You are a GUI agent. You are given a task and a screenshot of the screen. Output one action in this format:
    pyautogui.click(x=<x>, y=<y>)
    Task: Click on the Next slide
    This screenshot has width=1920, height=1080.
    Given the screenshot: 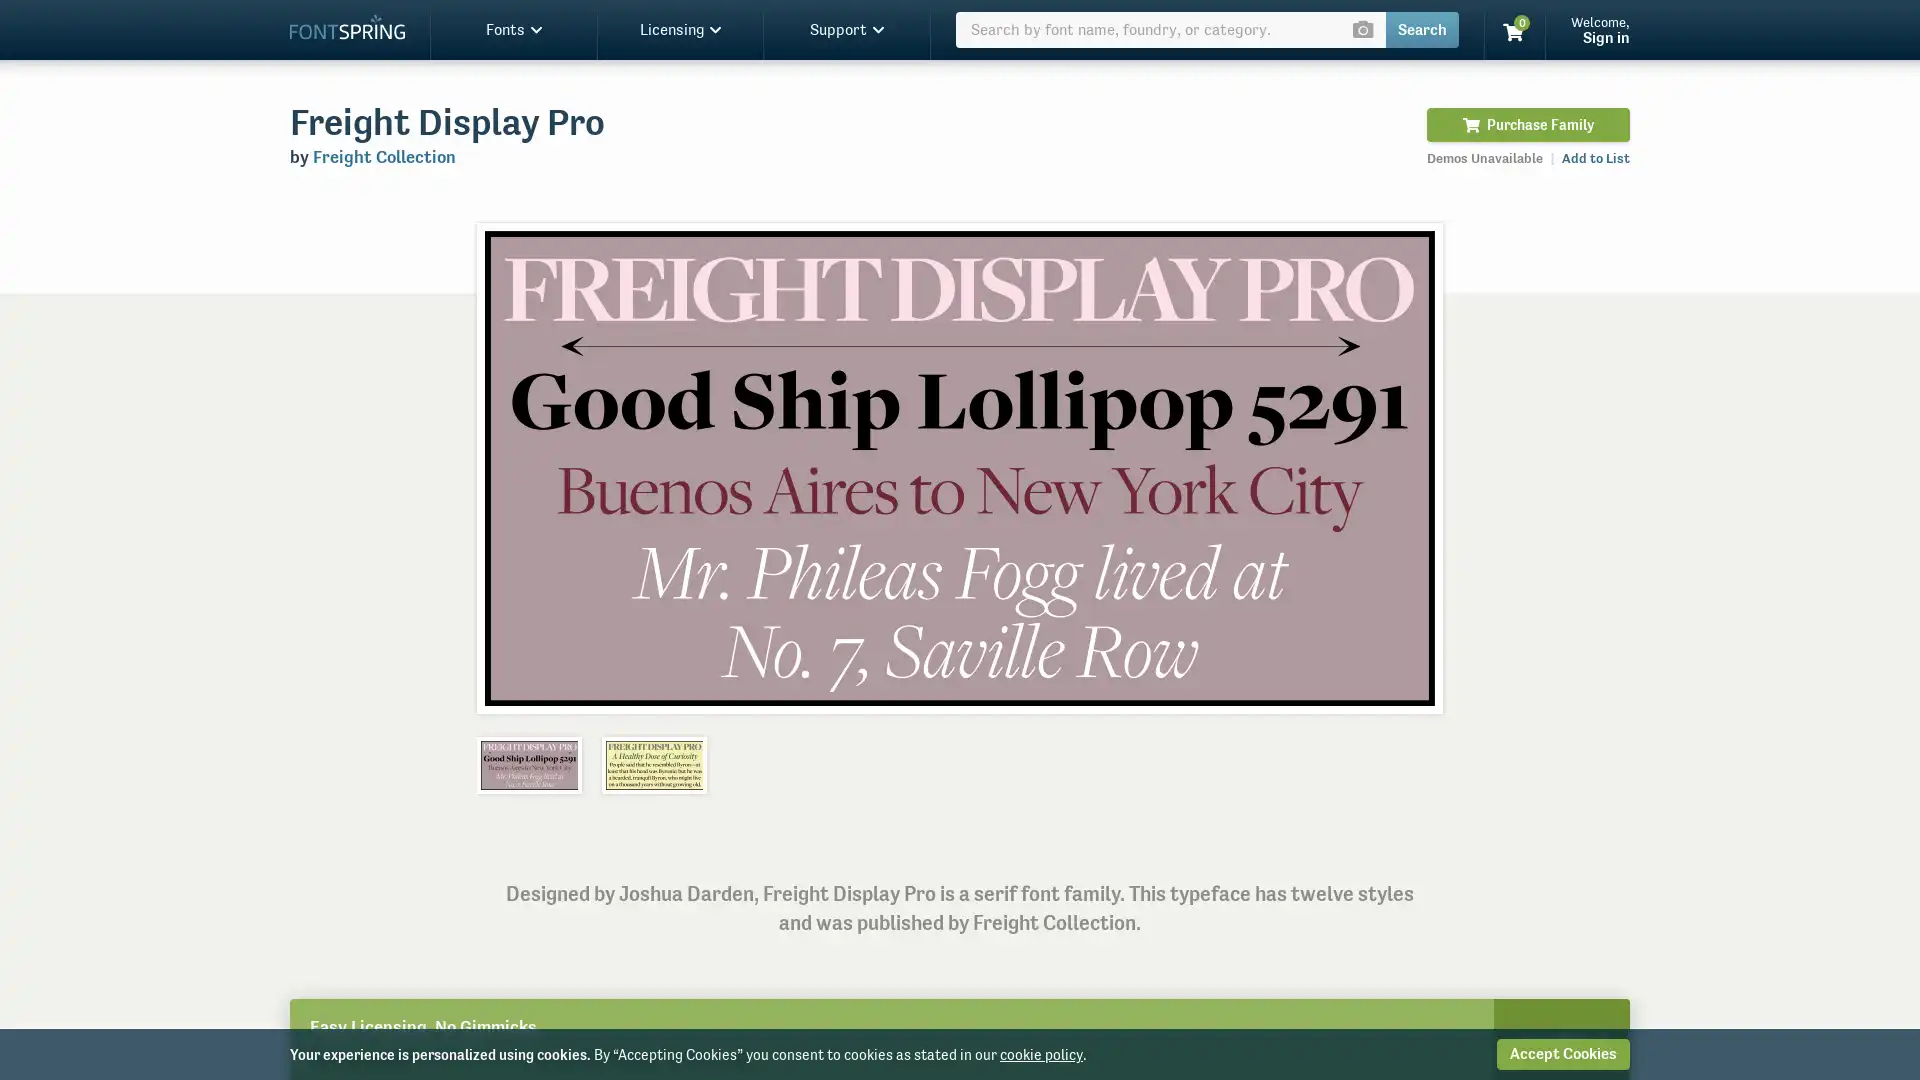 What is the action you would take?
    pyautogui.click(x=1404, y=467)
    